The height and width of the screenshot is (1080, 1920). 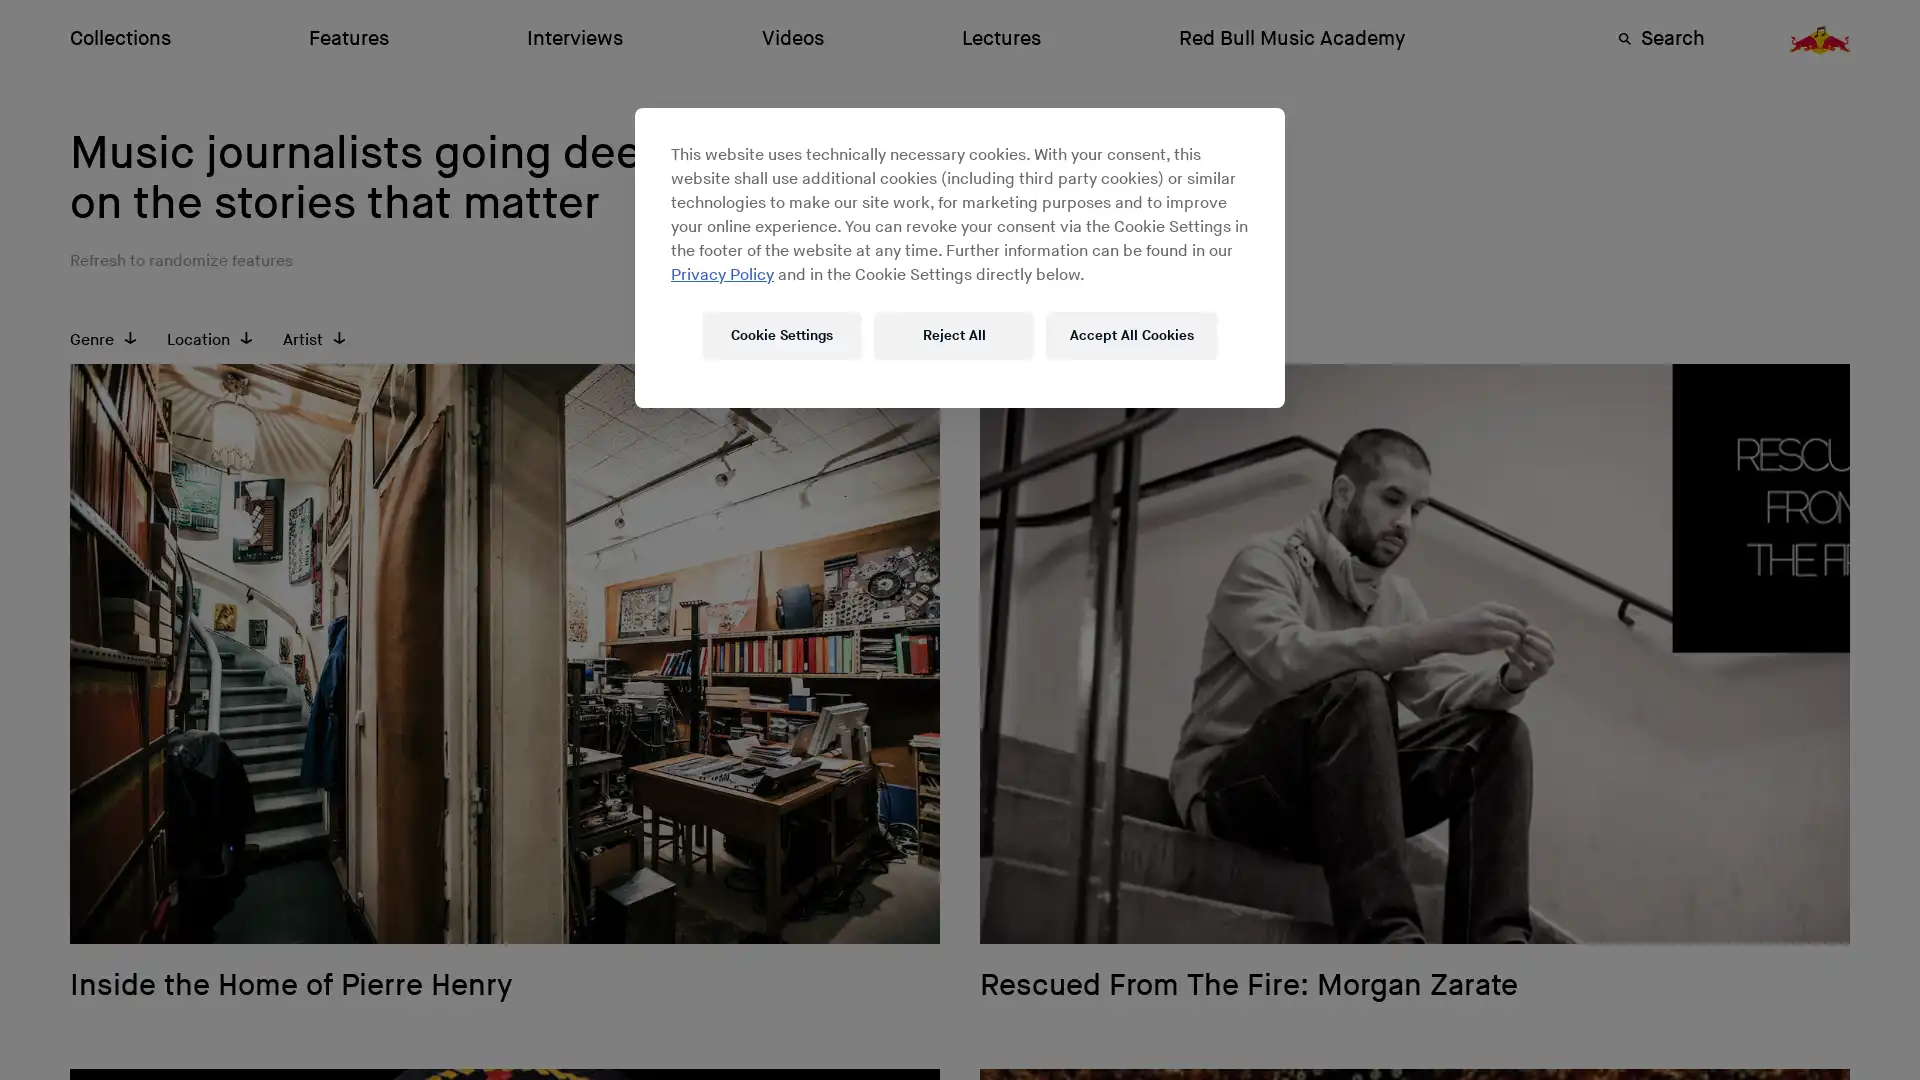 I want to click on Reject All, so click(x=953, y=334).